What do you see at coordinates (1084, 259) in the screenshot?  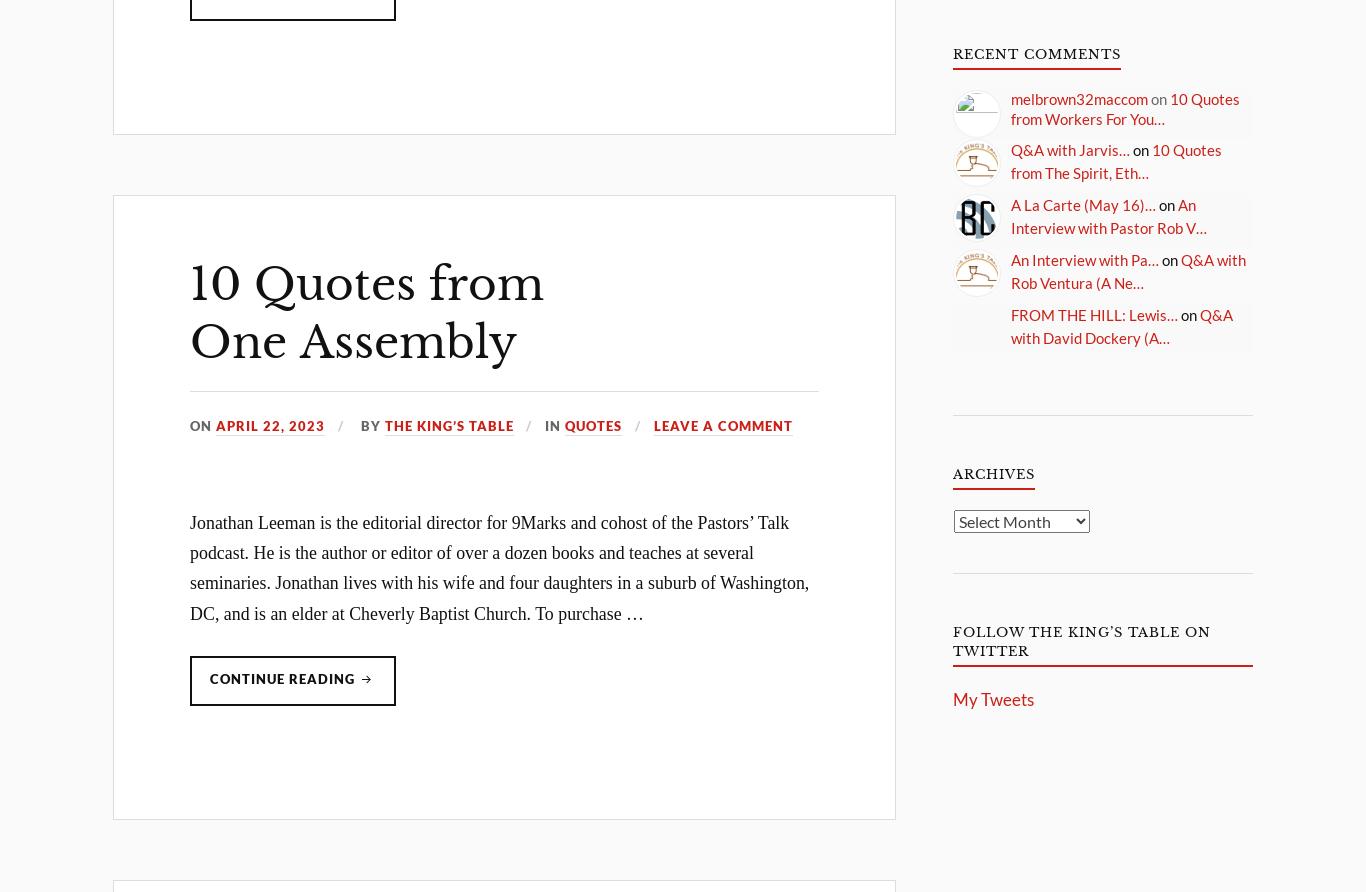 I see `'An Interview with Pa…'` at bounding box center [1084, 259].